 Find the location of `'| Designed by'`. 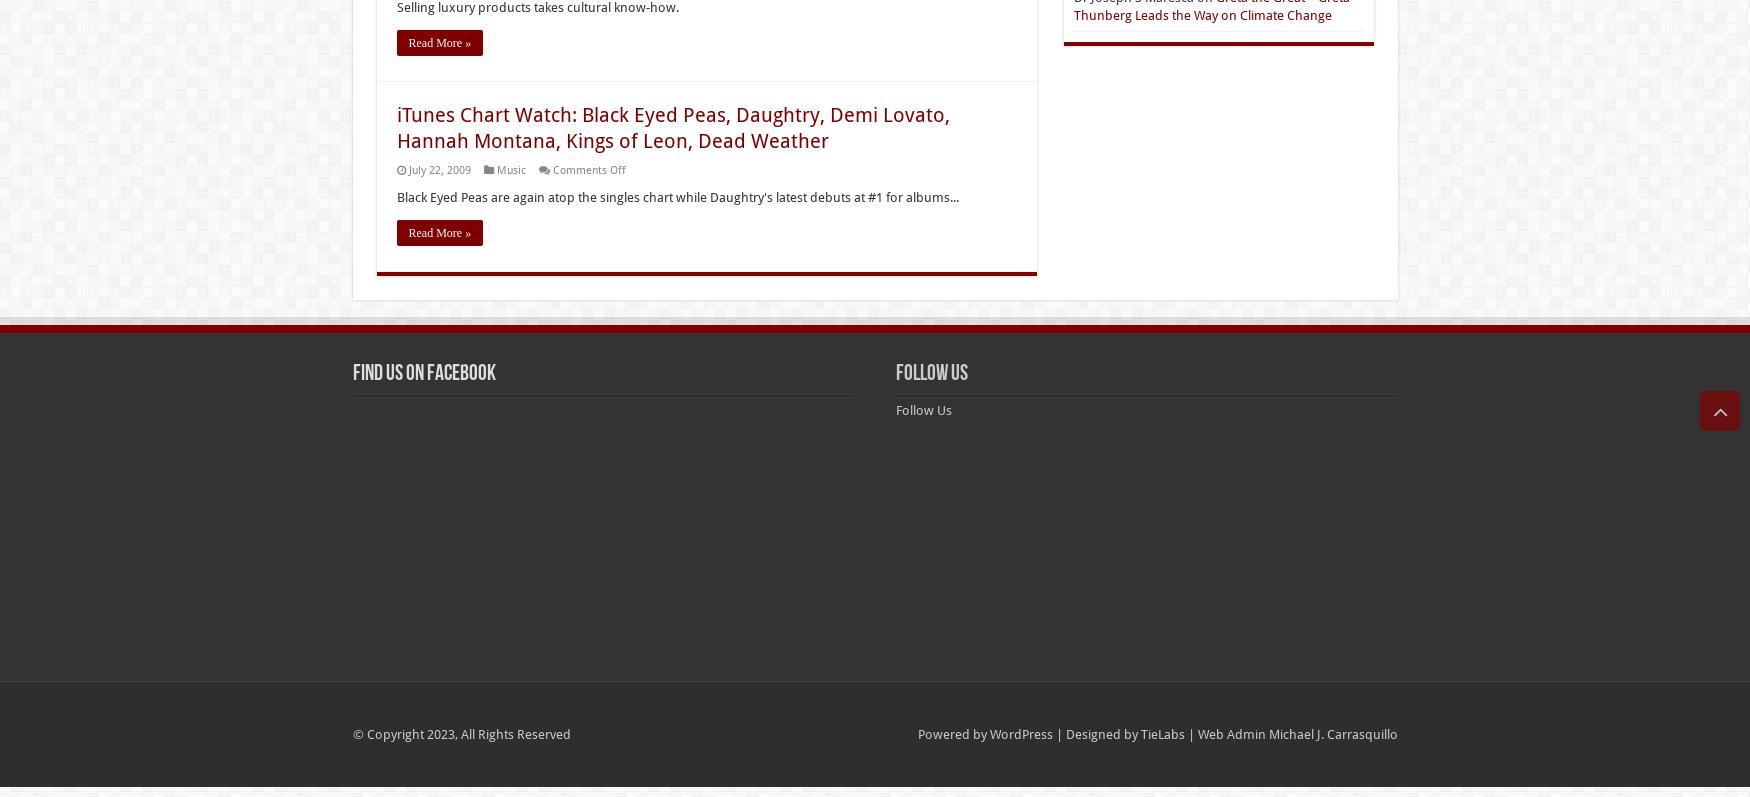

'| Designed by' is located at coordinates (1096, 734).